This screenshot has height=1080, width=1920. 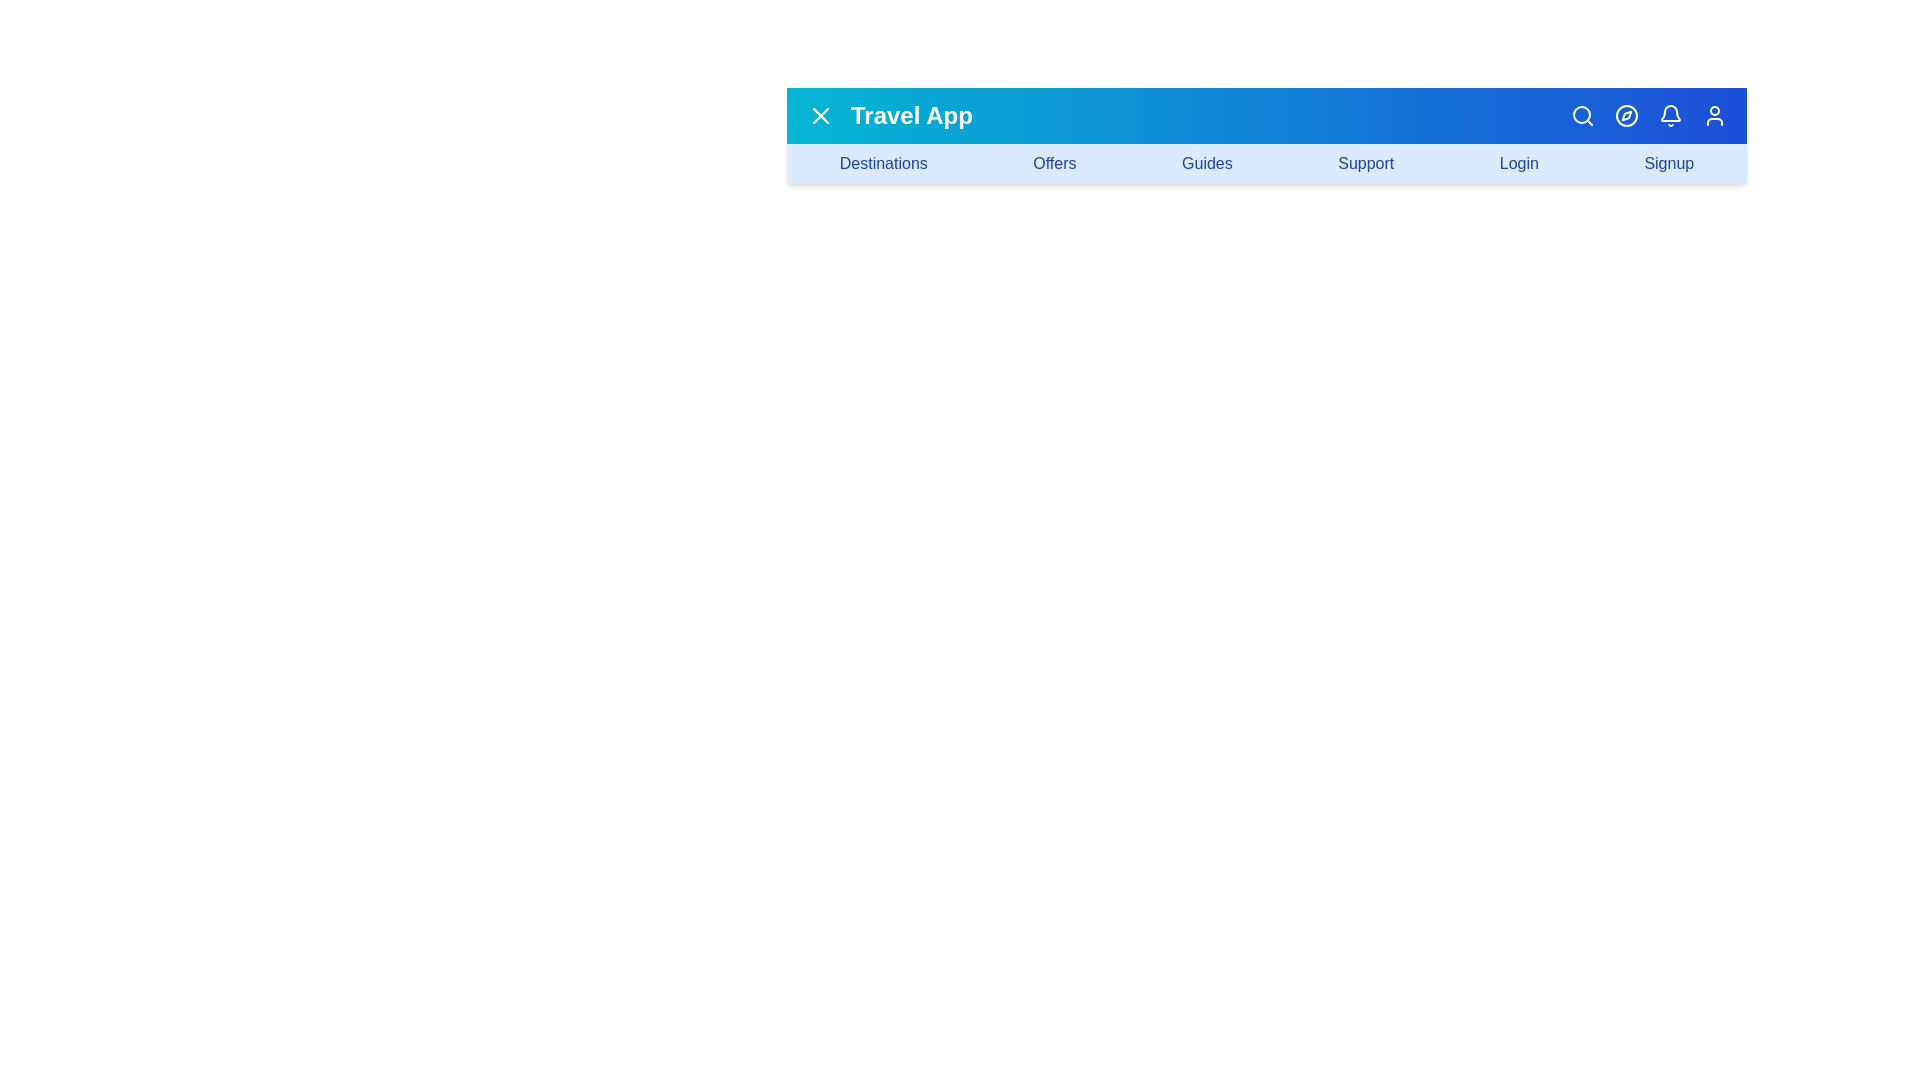 I want to click on menu toggle button to open or close the menu, so click(x=820, y=115).